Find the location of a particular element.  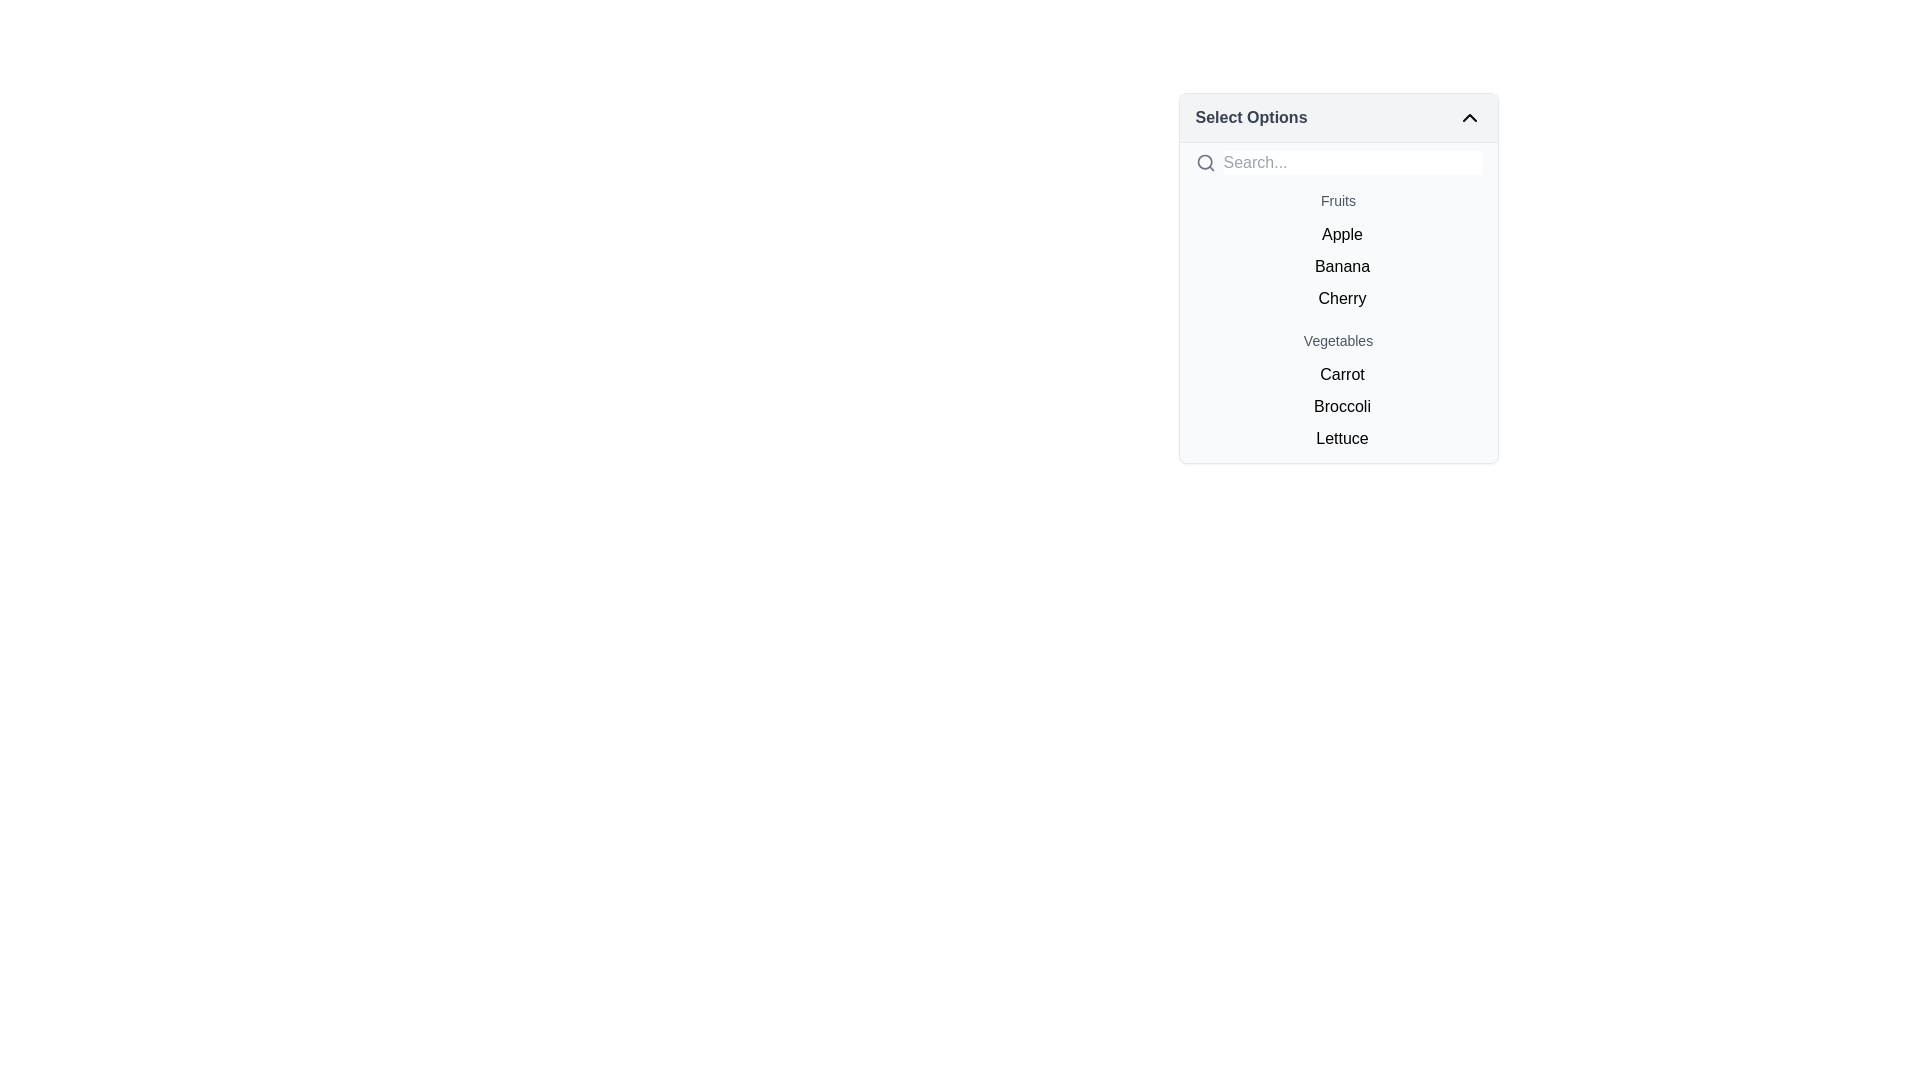

the 'Cherry' selection option in the Fruits section of the dropdown menu is located at coordinates (1342, 299).